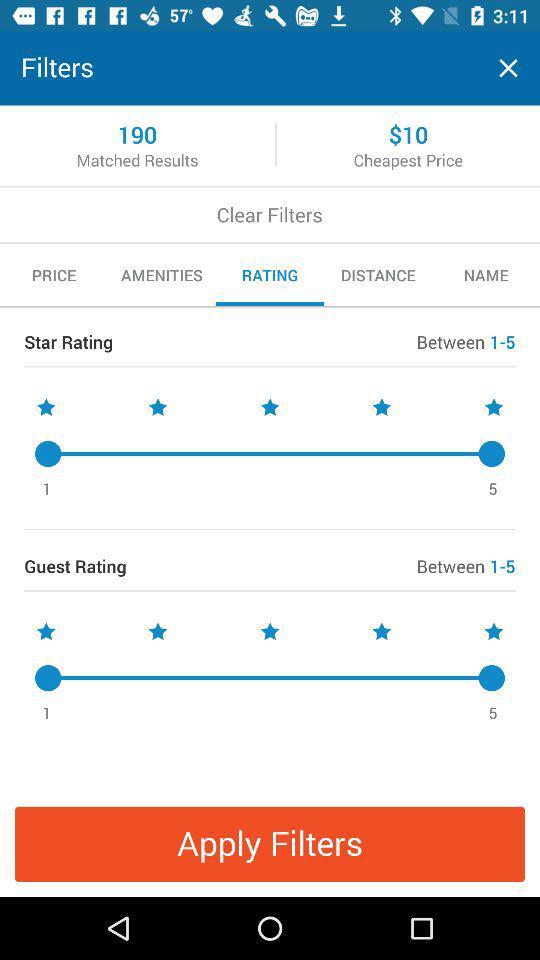 The height and width of the screenshot is (960, 540). I want to click on the item next to rating icon, so click(378, 274).